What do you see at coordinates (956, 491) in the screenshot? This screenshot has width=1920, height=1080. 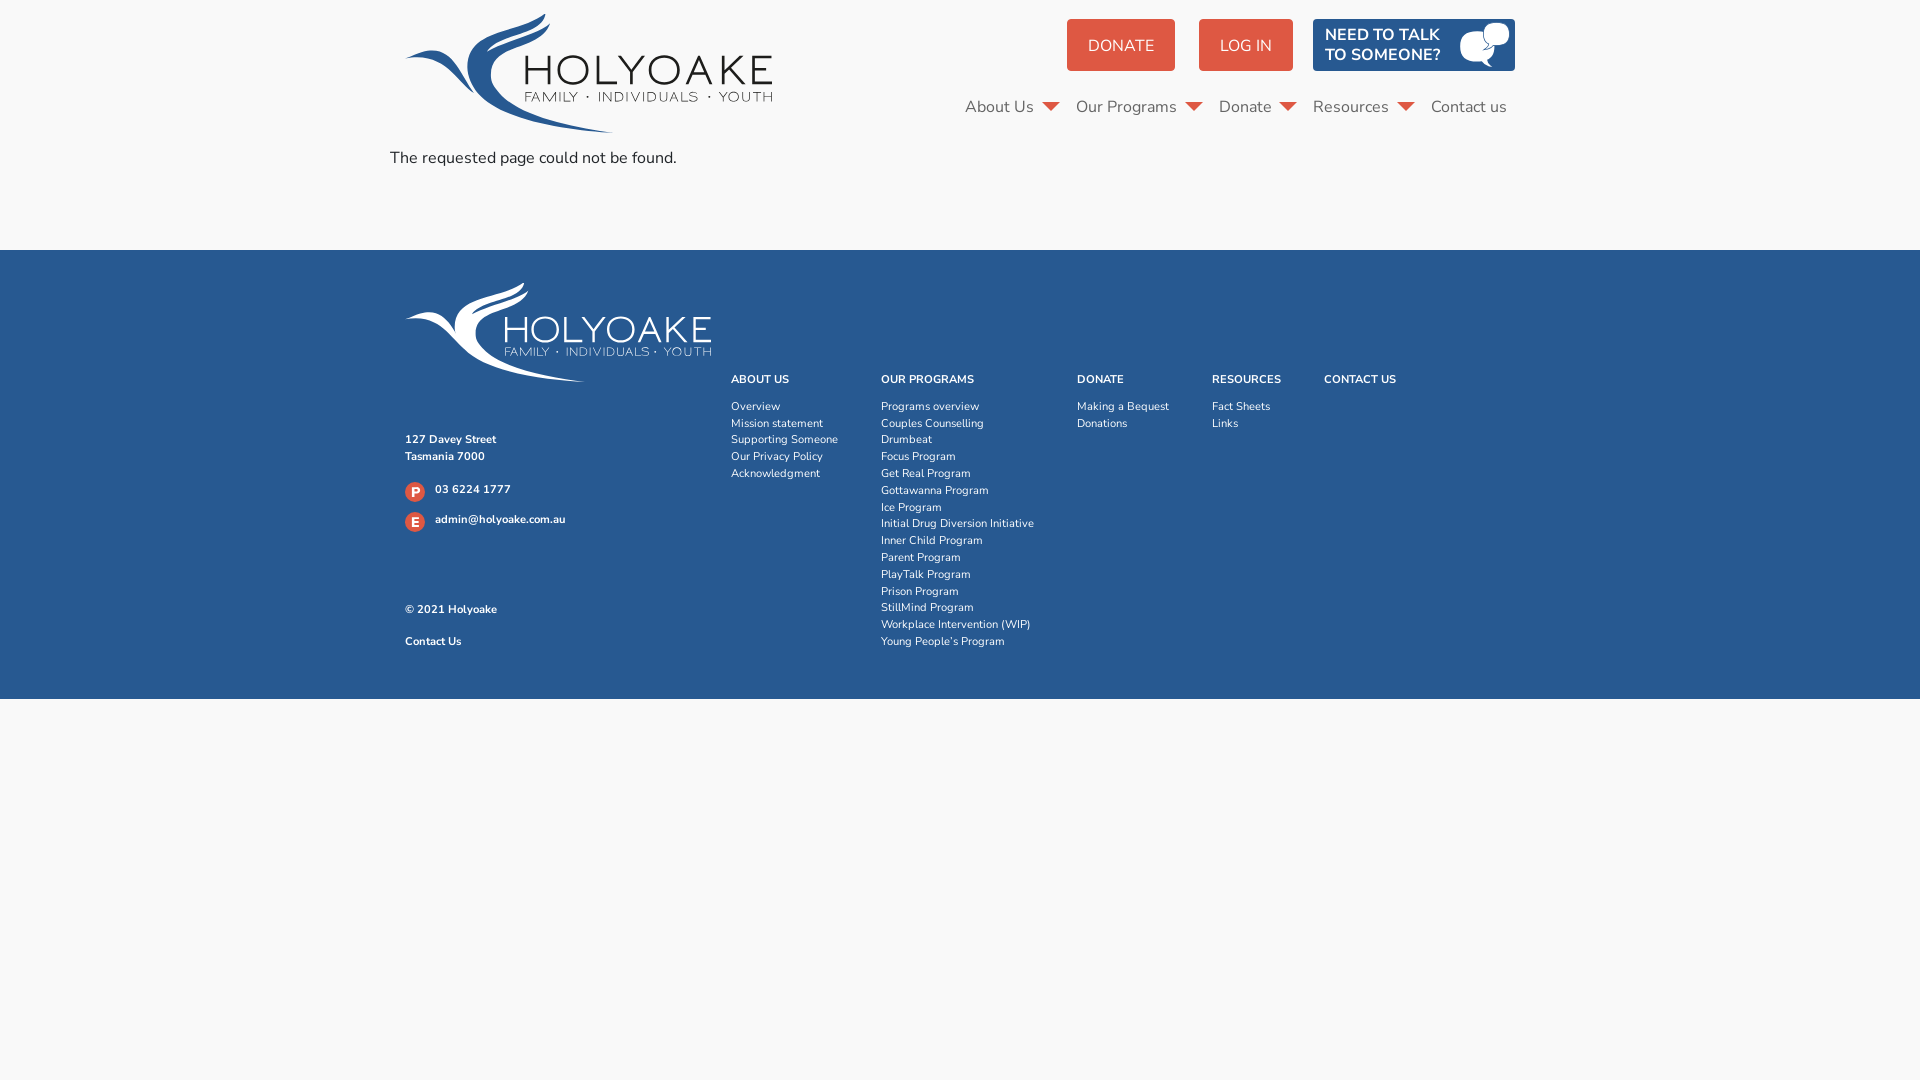 I see `'Gottawanna Program'` at bounding box center [956, 491].